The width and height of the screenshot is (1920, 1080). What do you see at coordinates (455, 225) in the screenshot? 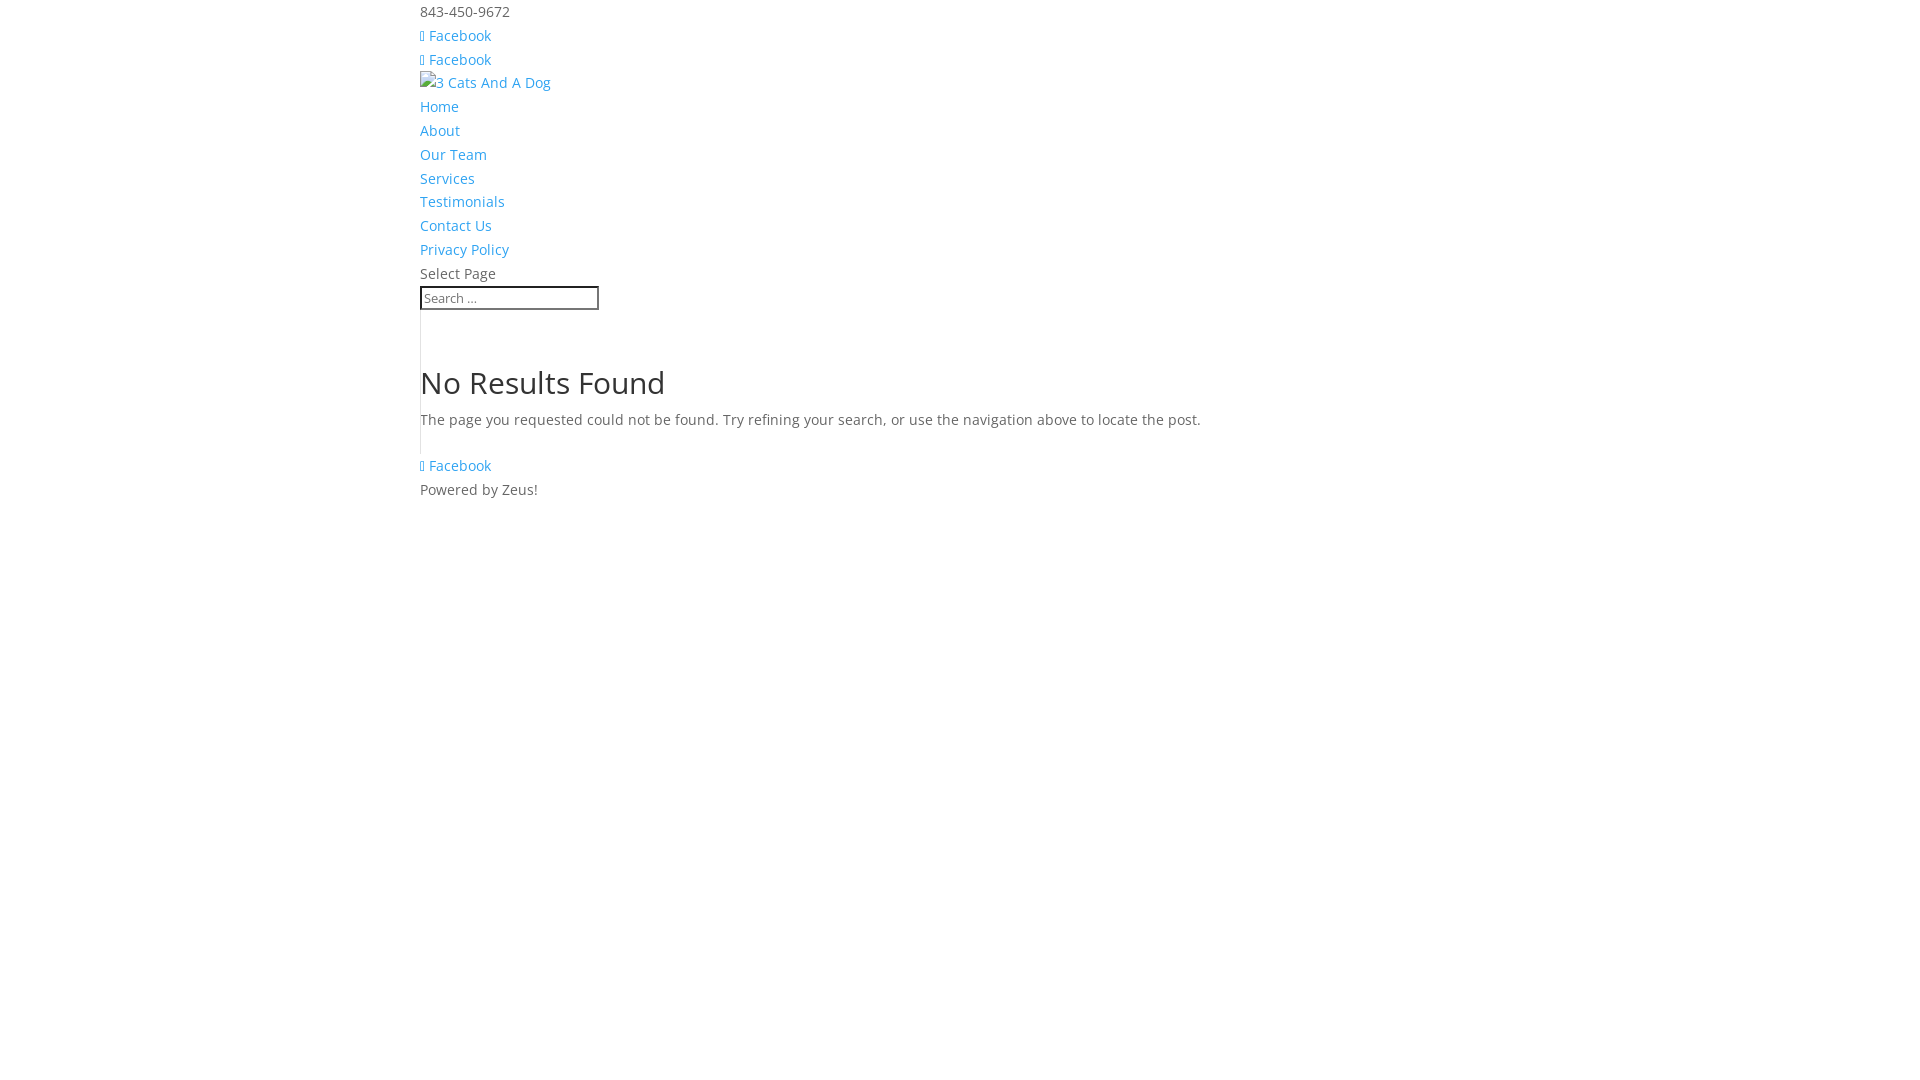
I see `'Contact Us'` at bounding box center [455, 225].